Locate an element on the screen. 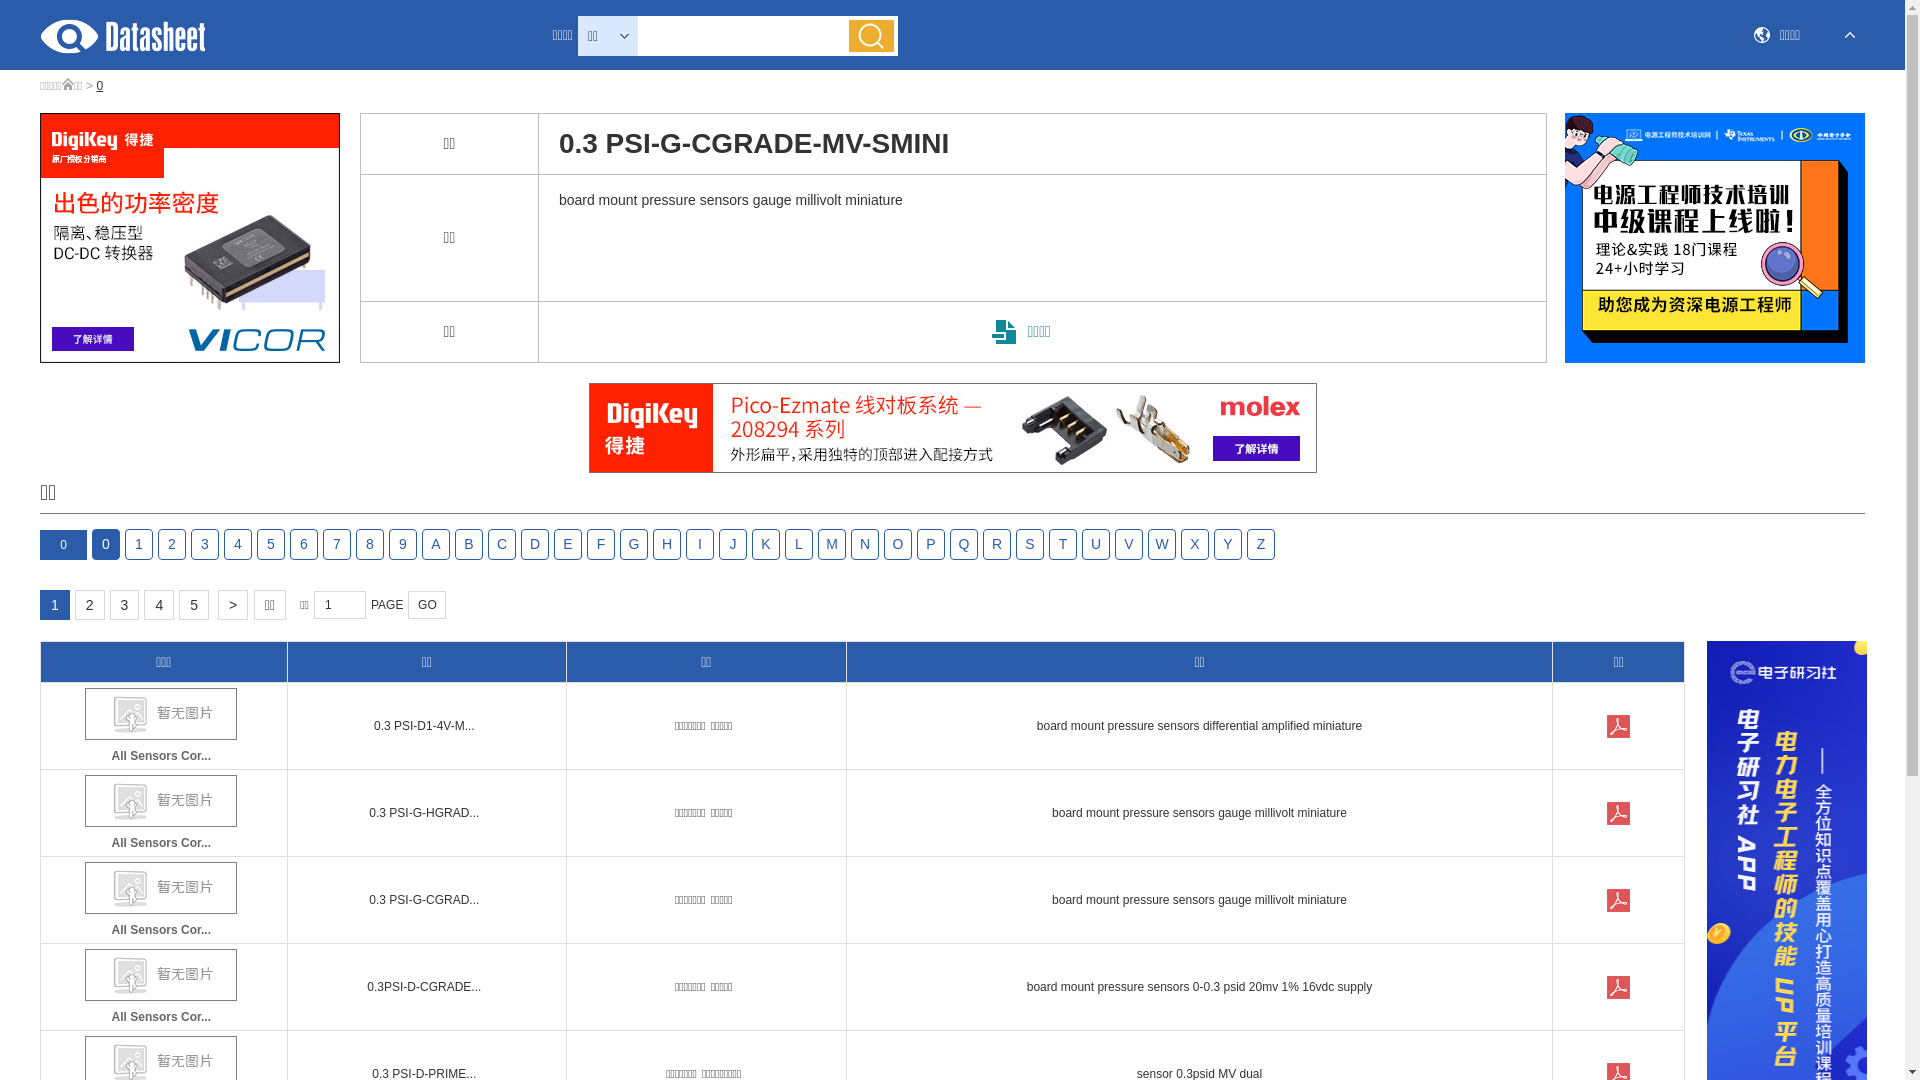 The image size is (1920, 1080). 'U' is located at coordinates (1094, 544).